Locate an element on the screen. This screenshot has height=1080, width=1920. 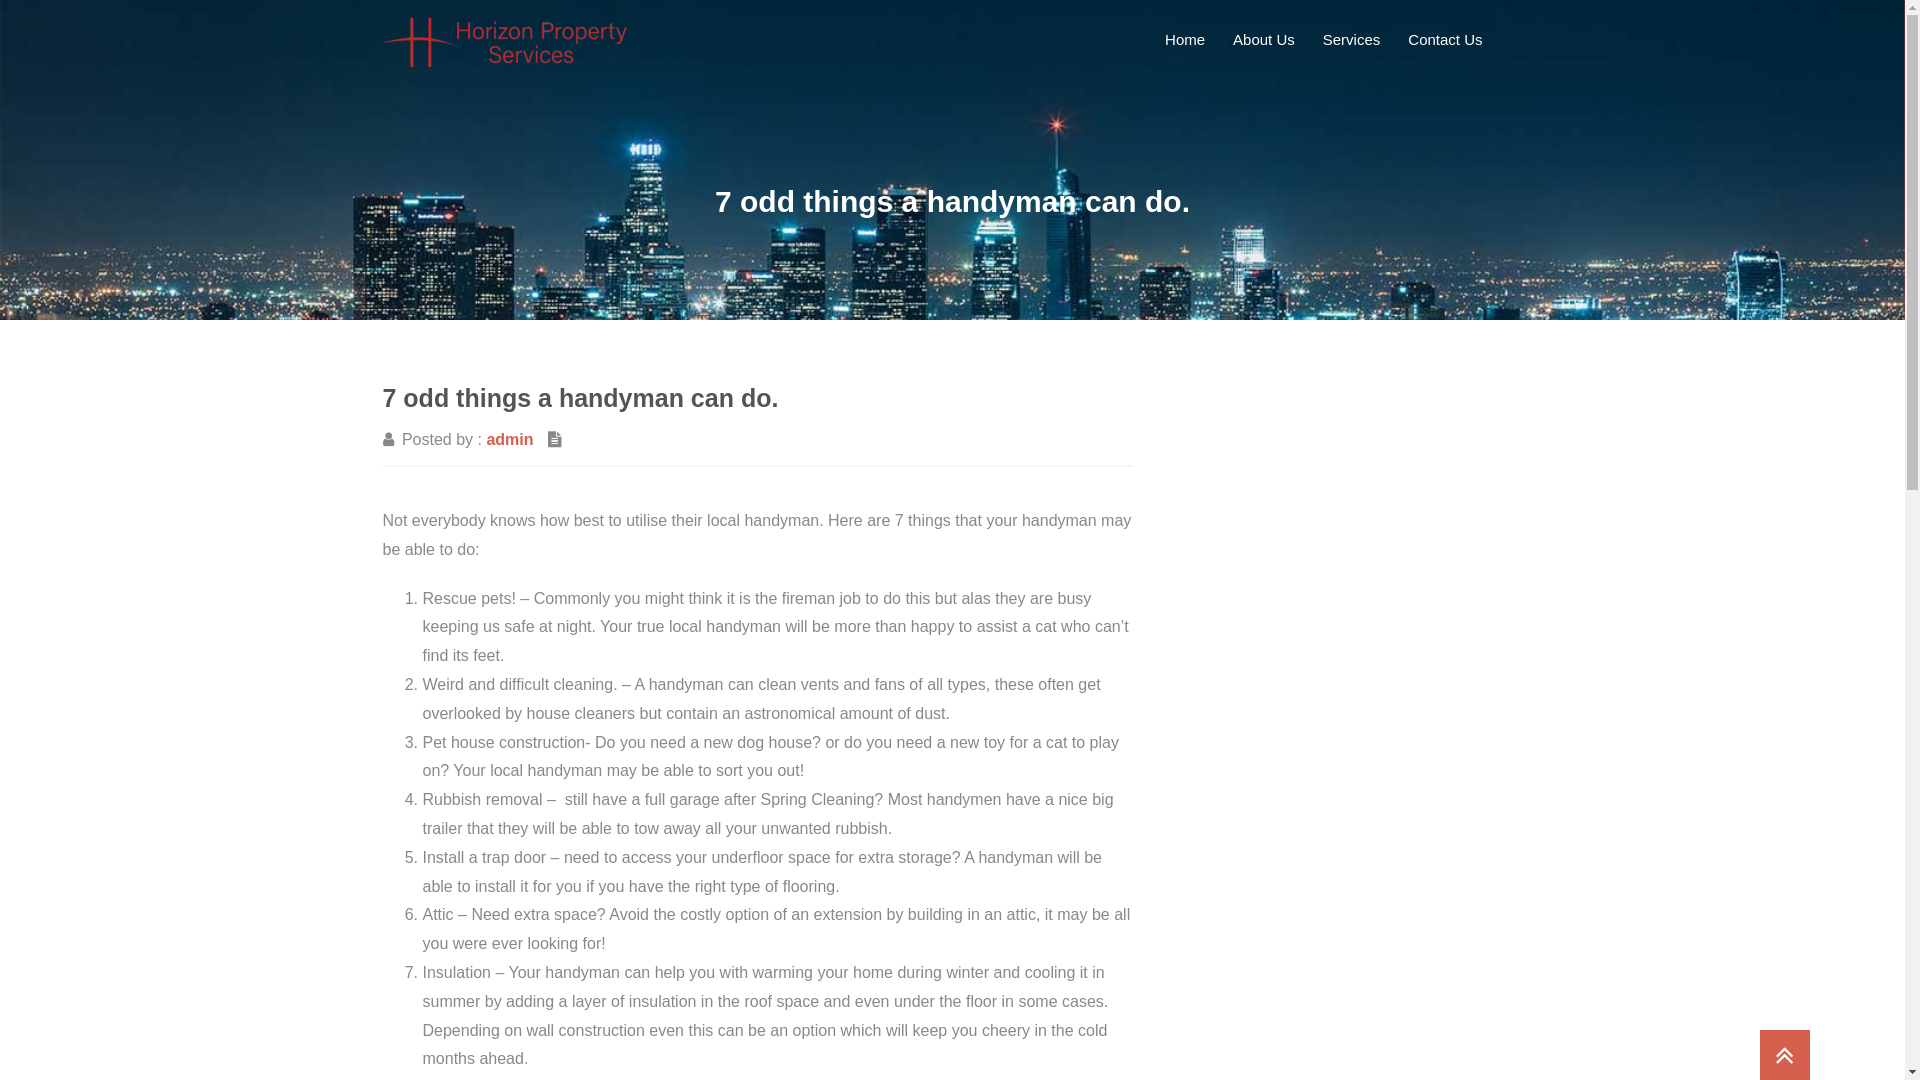
'Home' is located at coordinates (1152, 39).